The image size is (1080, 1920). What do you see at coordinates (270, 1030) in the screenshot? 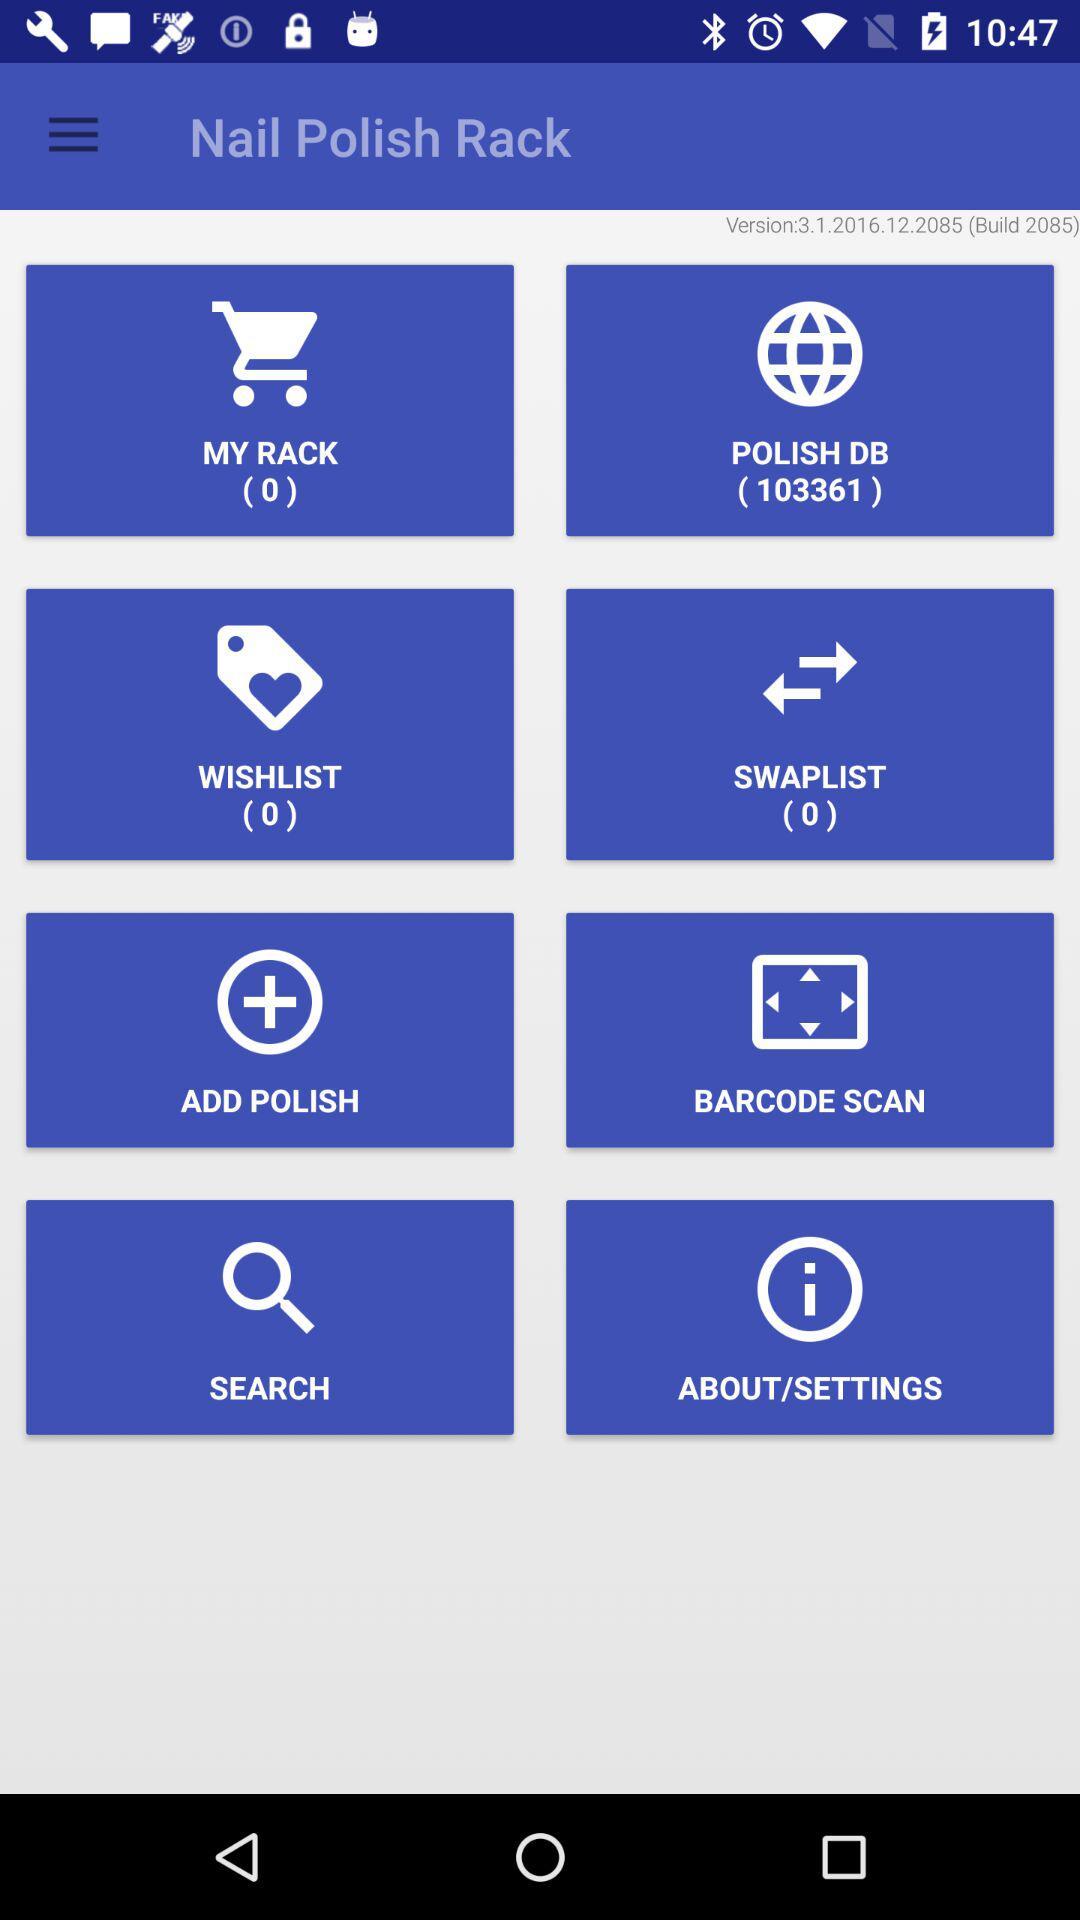
I see `the add polish item` at bounding box center [270, 1030].